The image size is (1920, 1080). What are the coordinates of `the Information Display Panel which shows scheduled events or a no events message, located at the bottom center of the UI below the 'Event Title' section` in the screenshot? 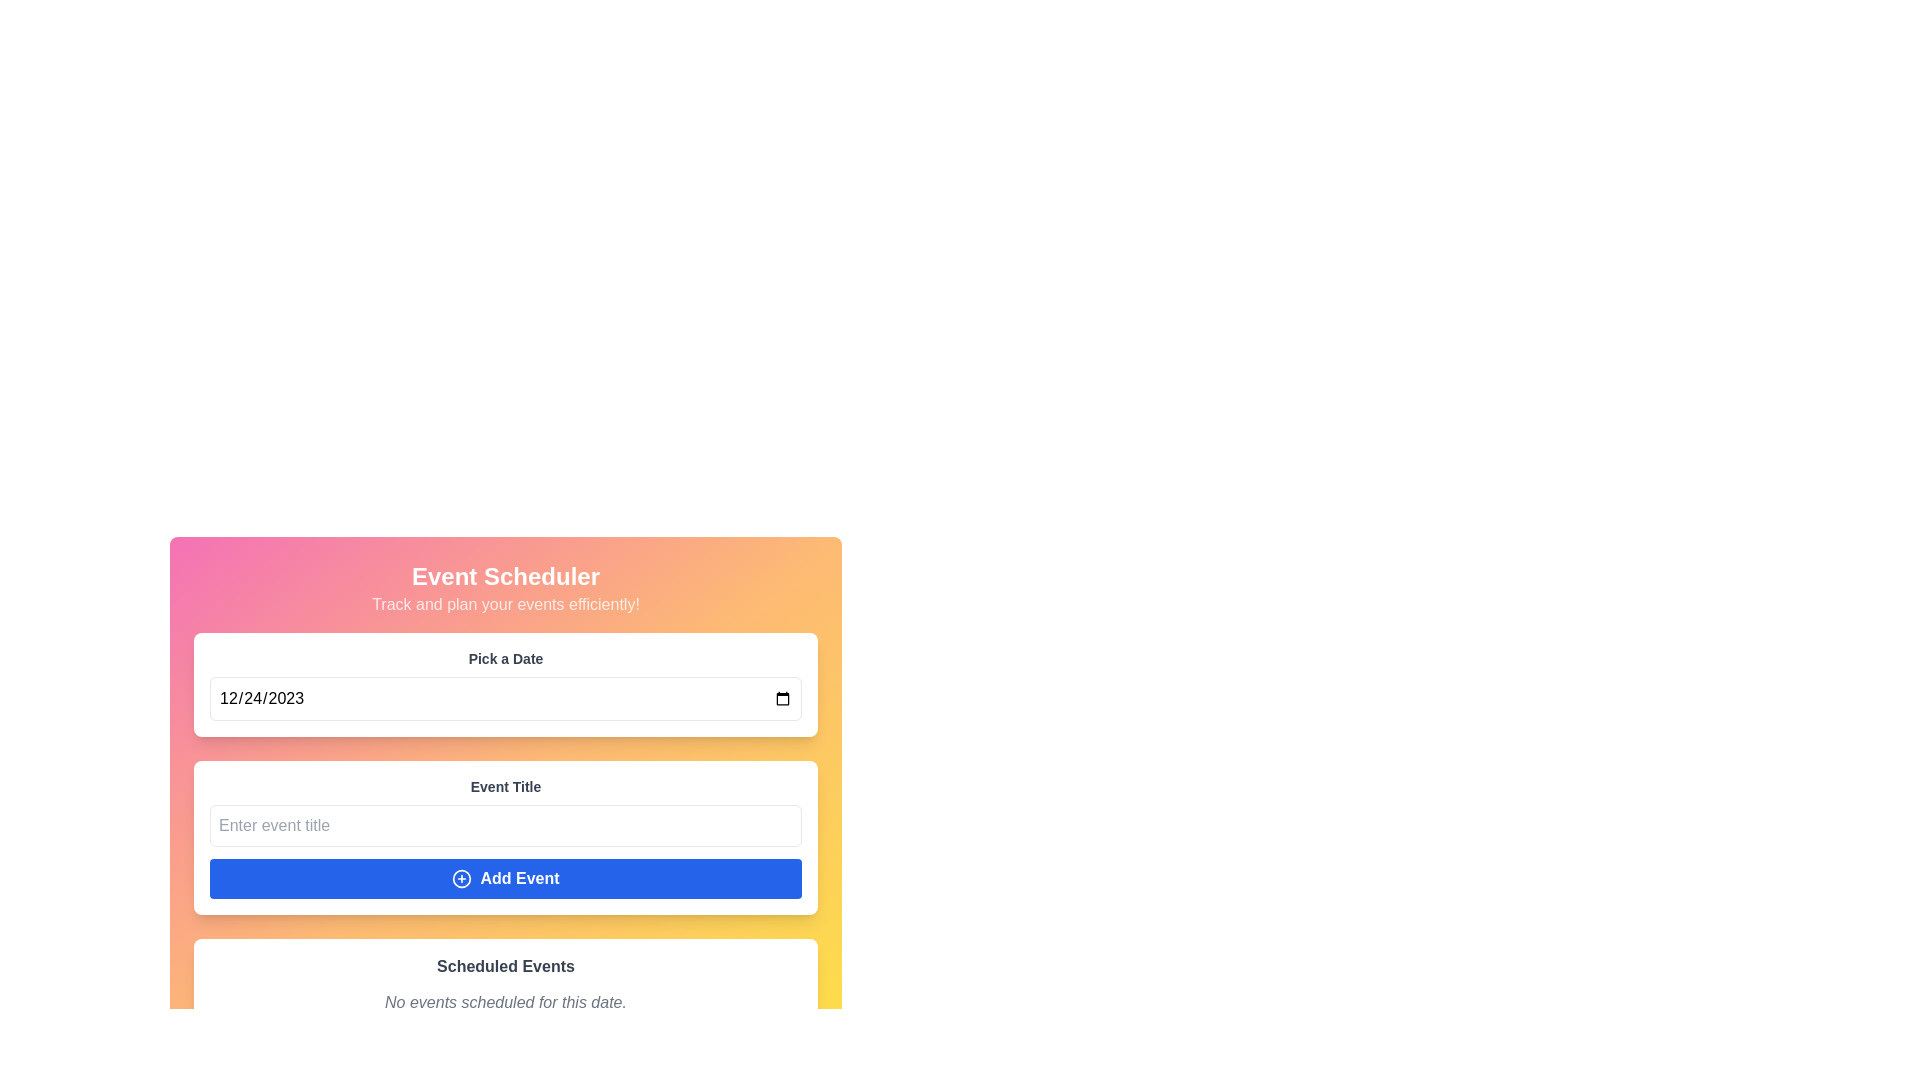 It's located at (505, 983).